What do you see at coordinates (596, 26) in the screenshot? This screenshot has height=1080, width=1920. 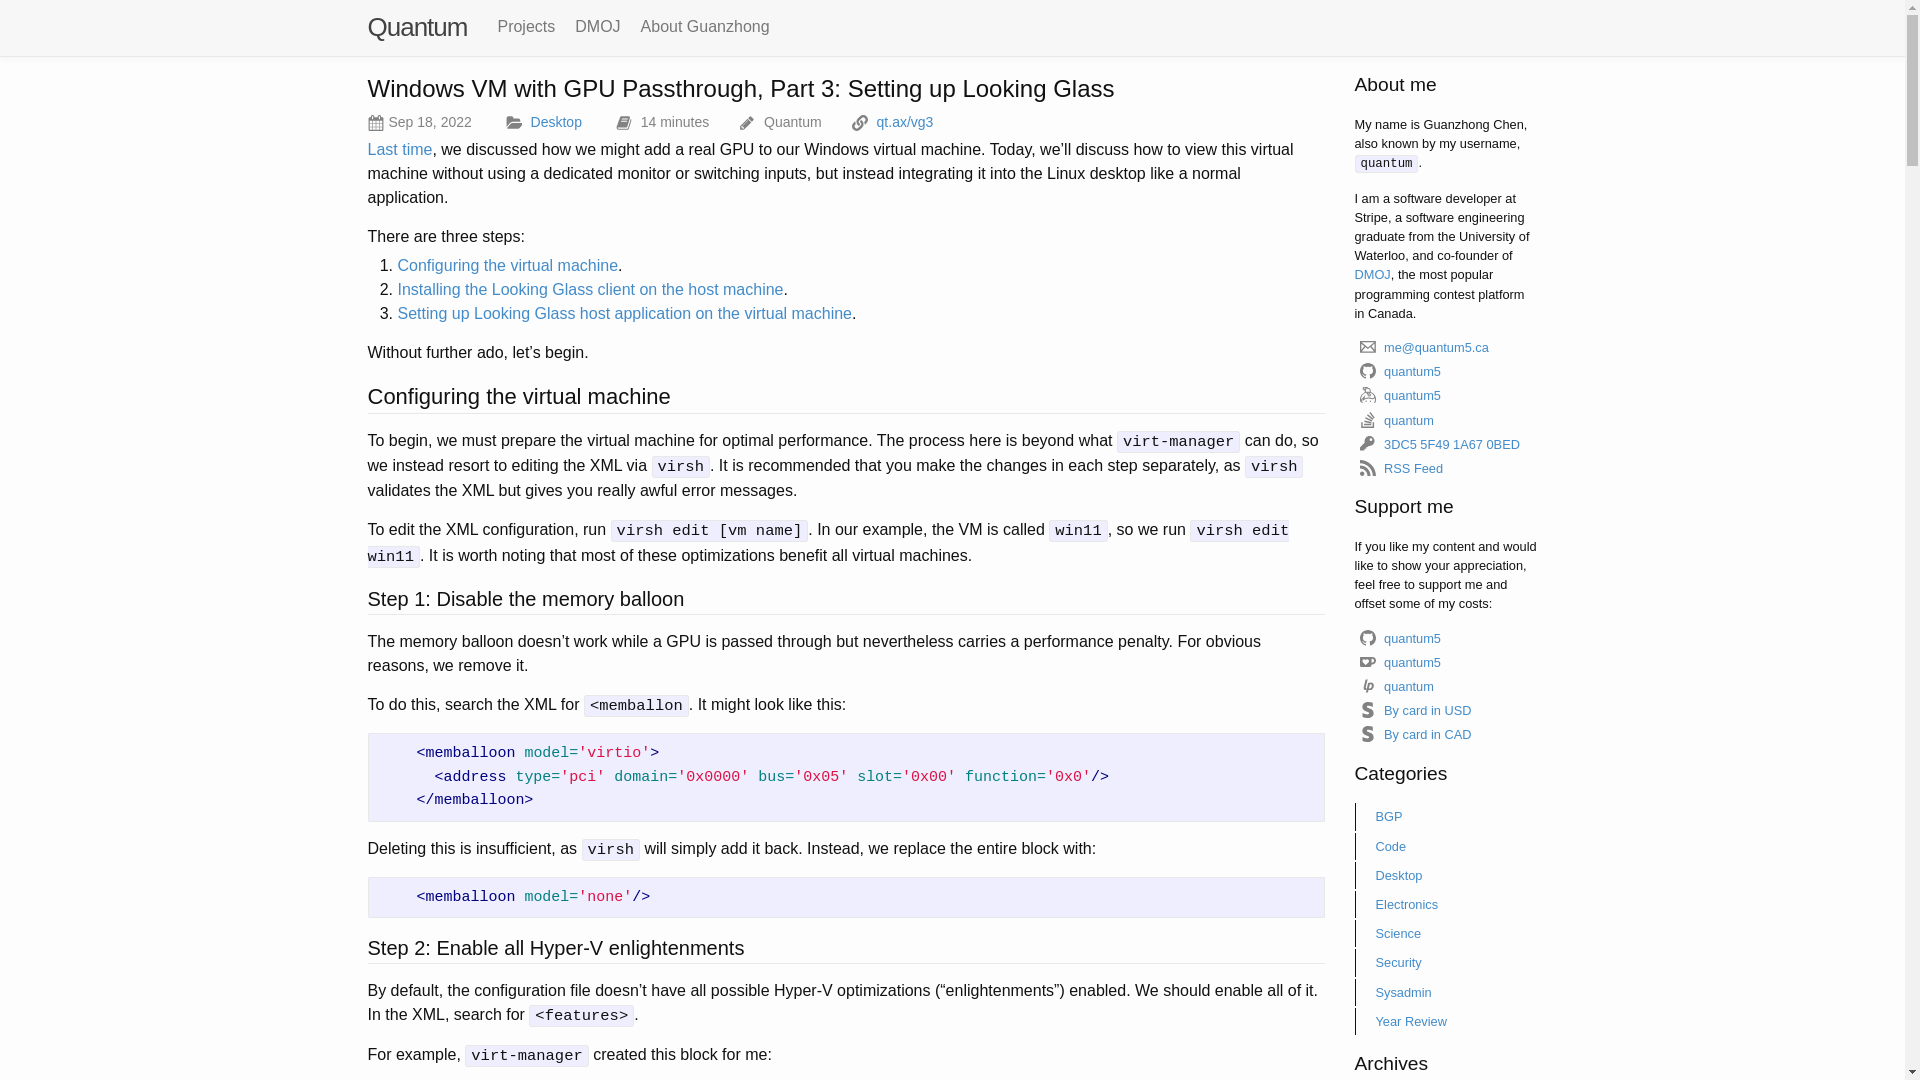 I see `'DMOJ'` at bounding box center [596, 26].